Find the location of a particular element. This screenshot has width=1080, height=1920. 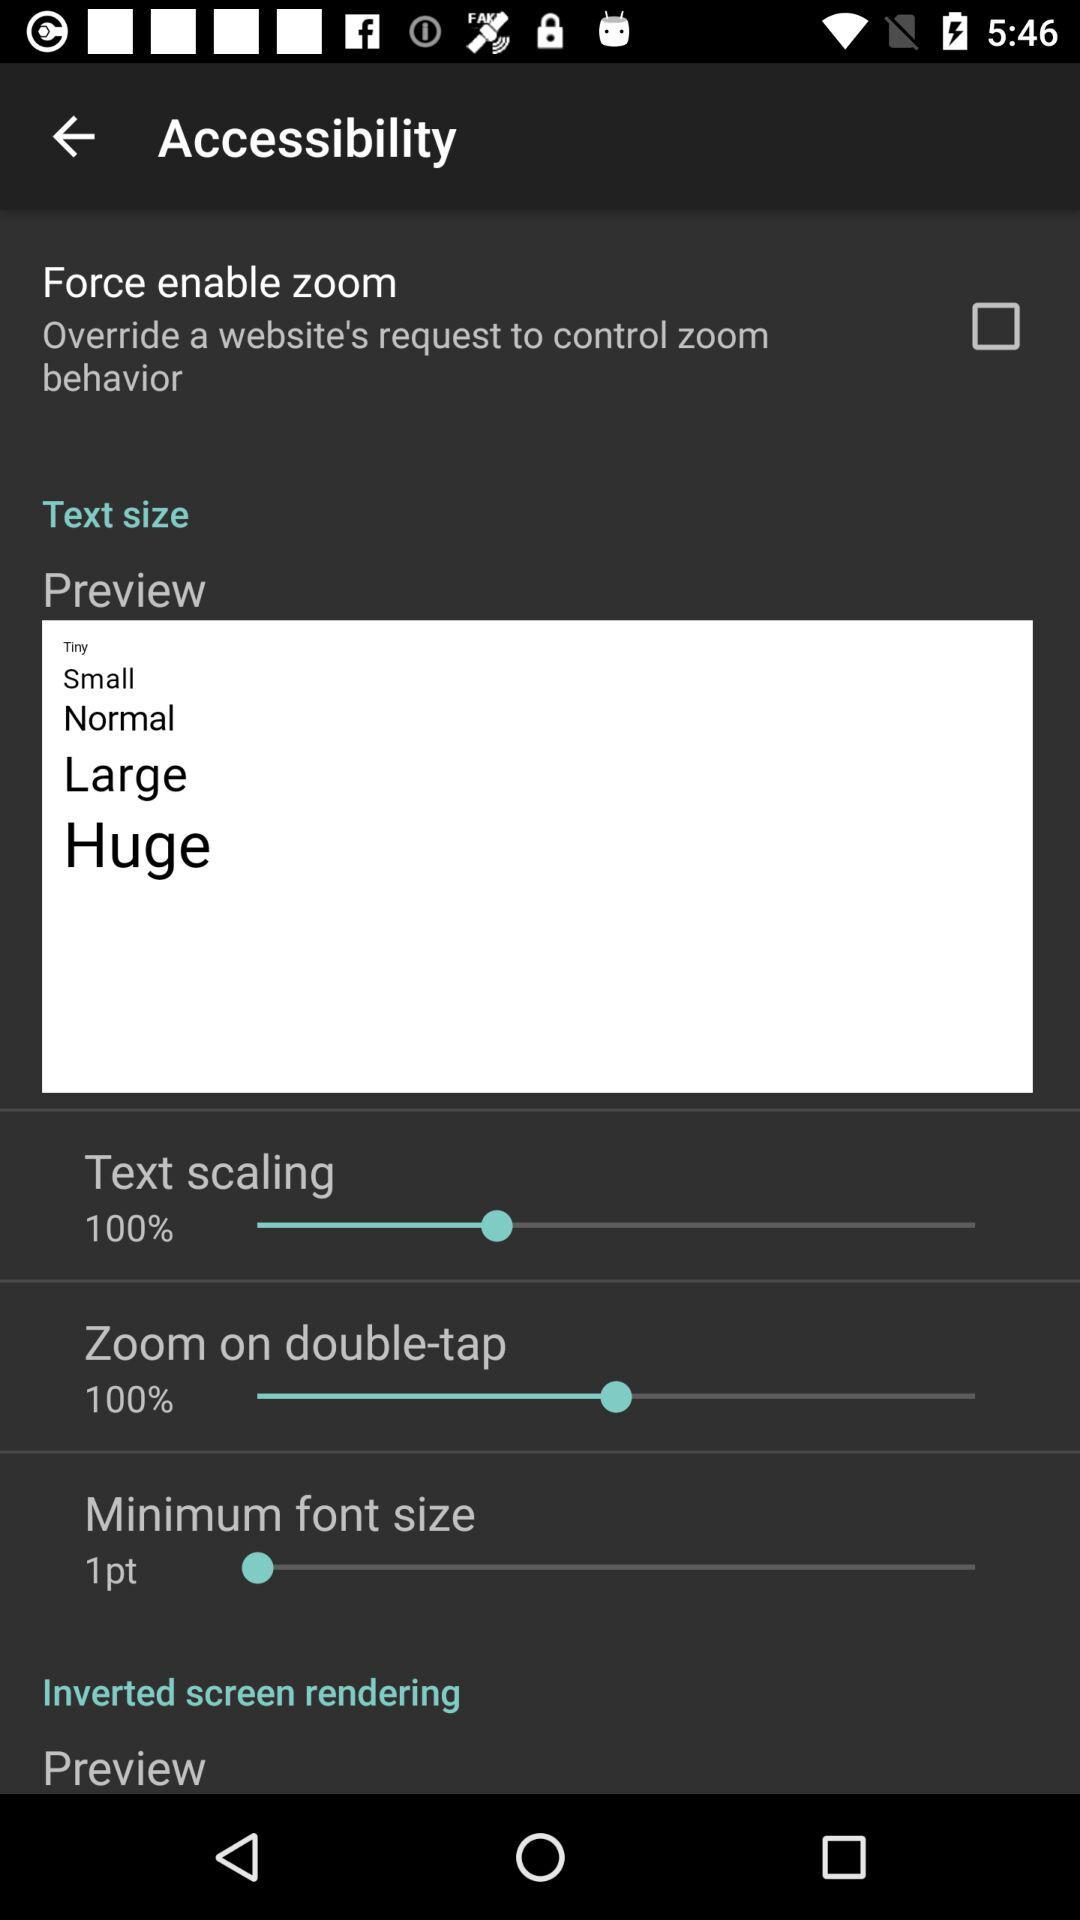

the text size app is located at coordinates (540, 491).